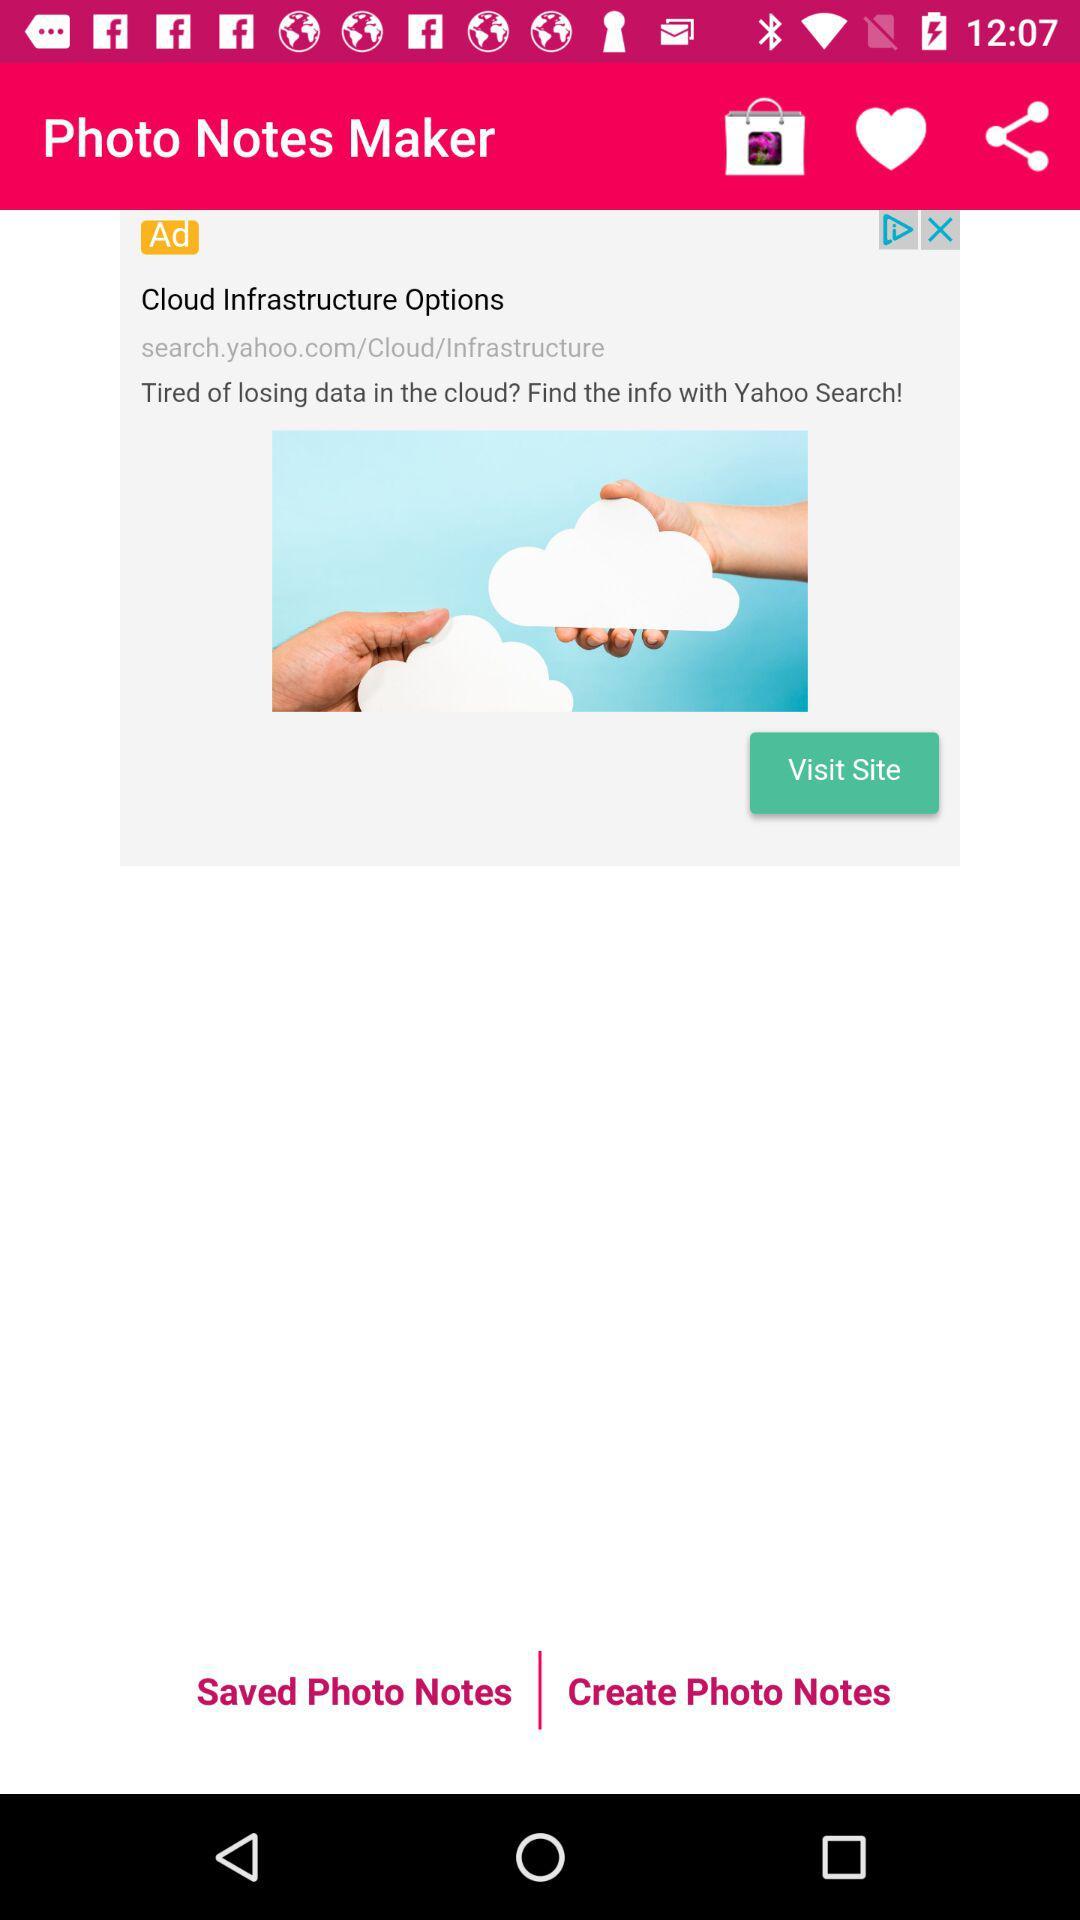 The height and width of the screenshot is (1920, 1080). Describe the element at coordinates (1017, 135) in the screenshot. I see `share the article` at that location.